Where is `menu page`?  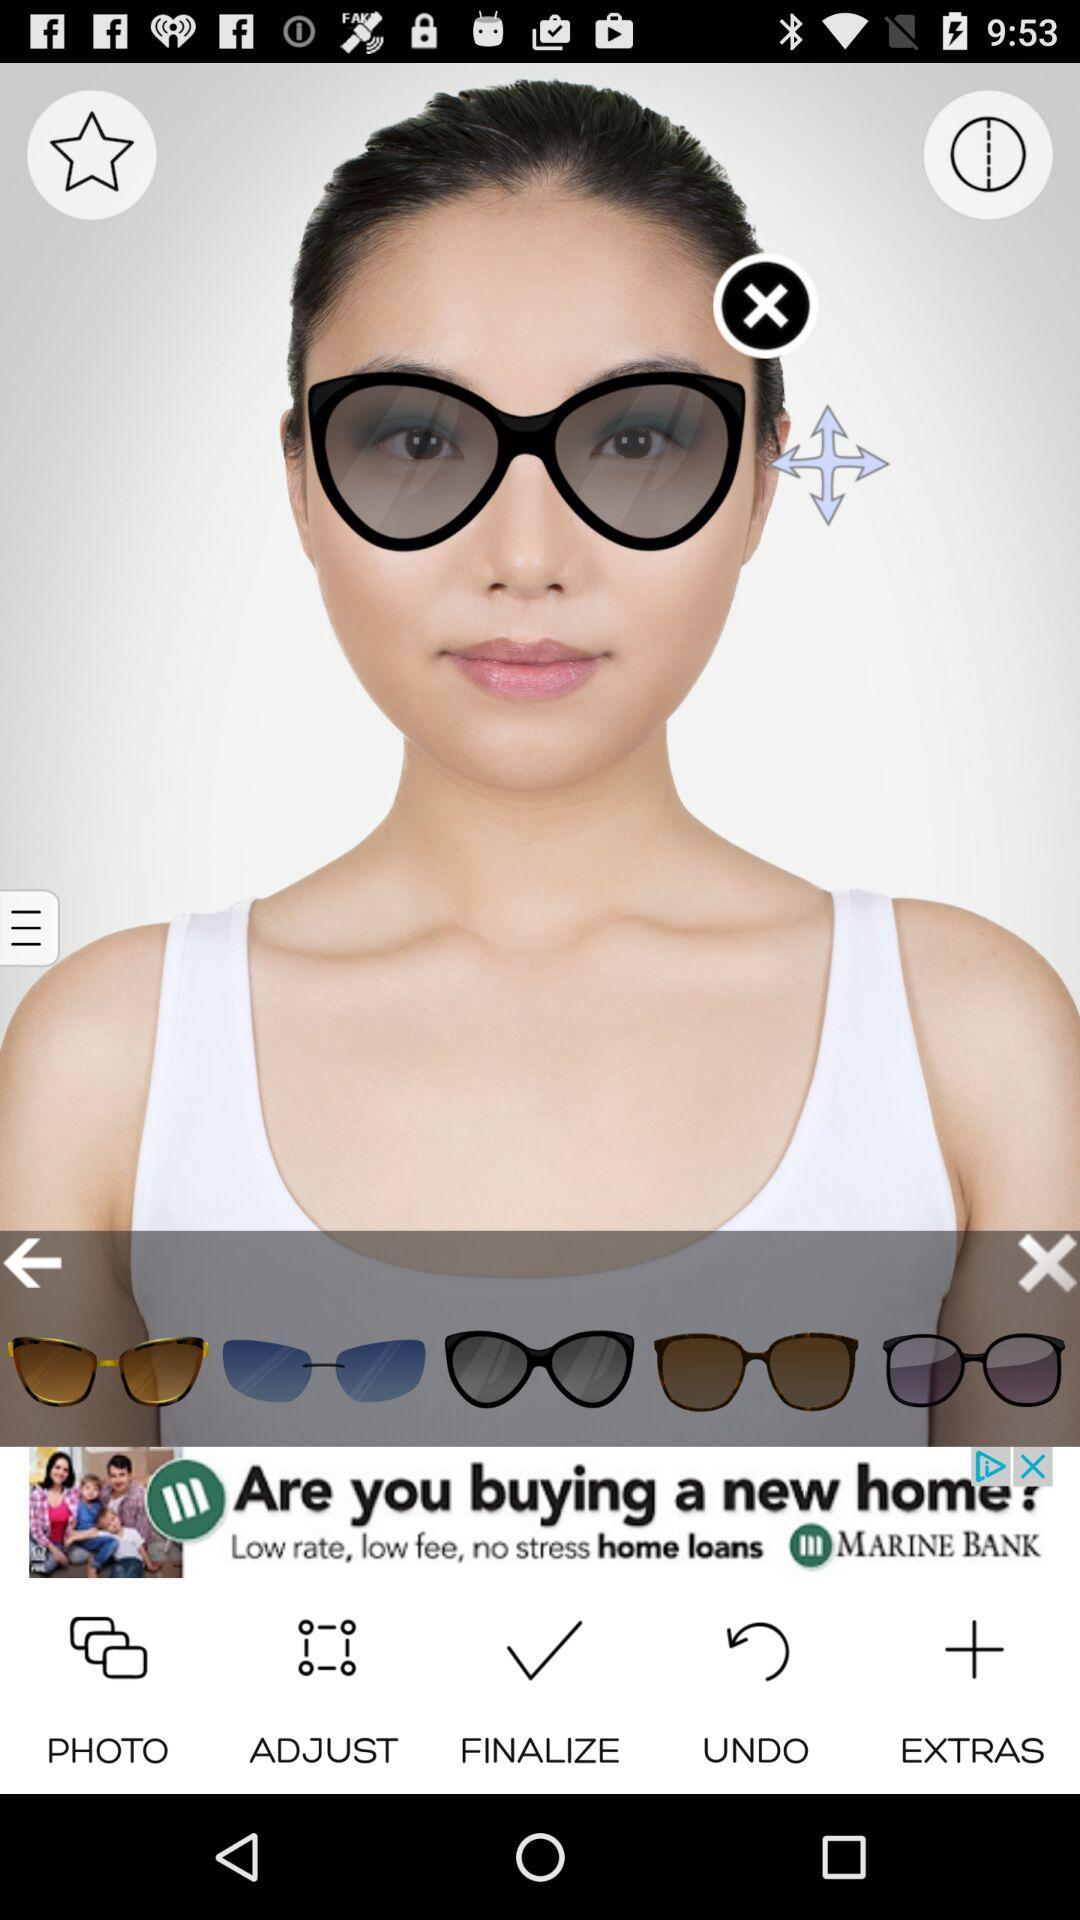
menu page is located at coordinates (987, 153).